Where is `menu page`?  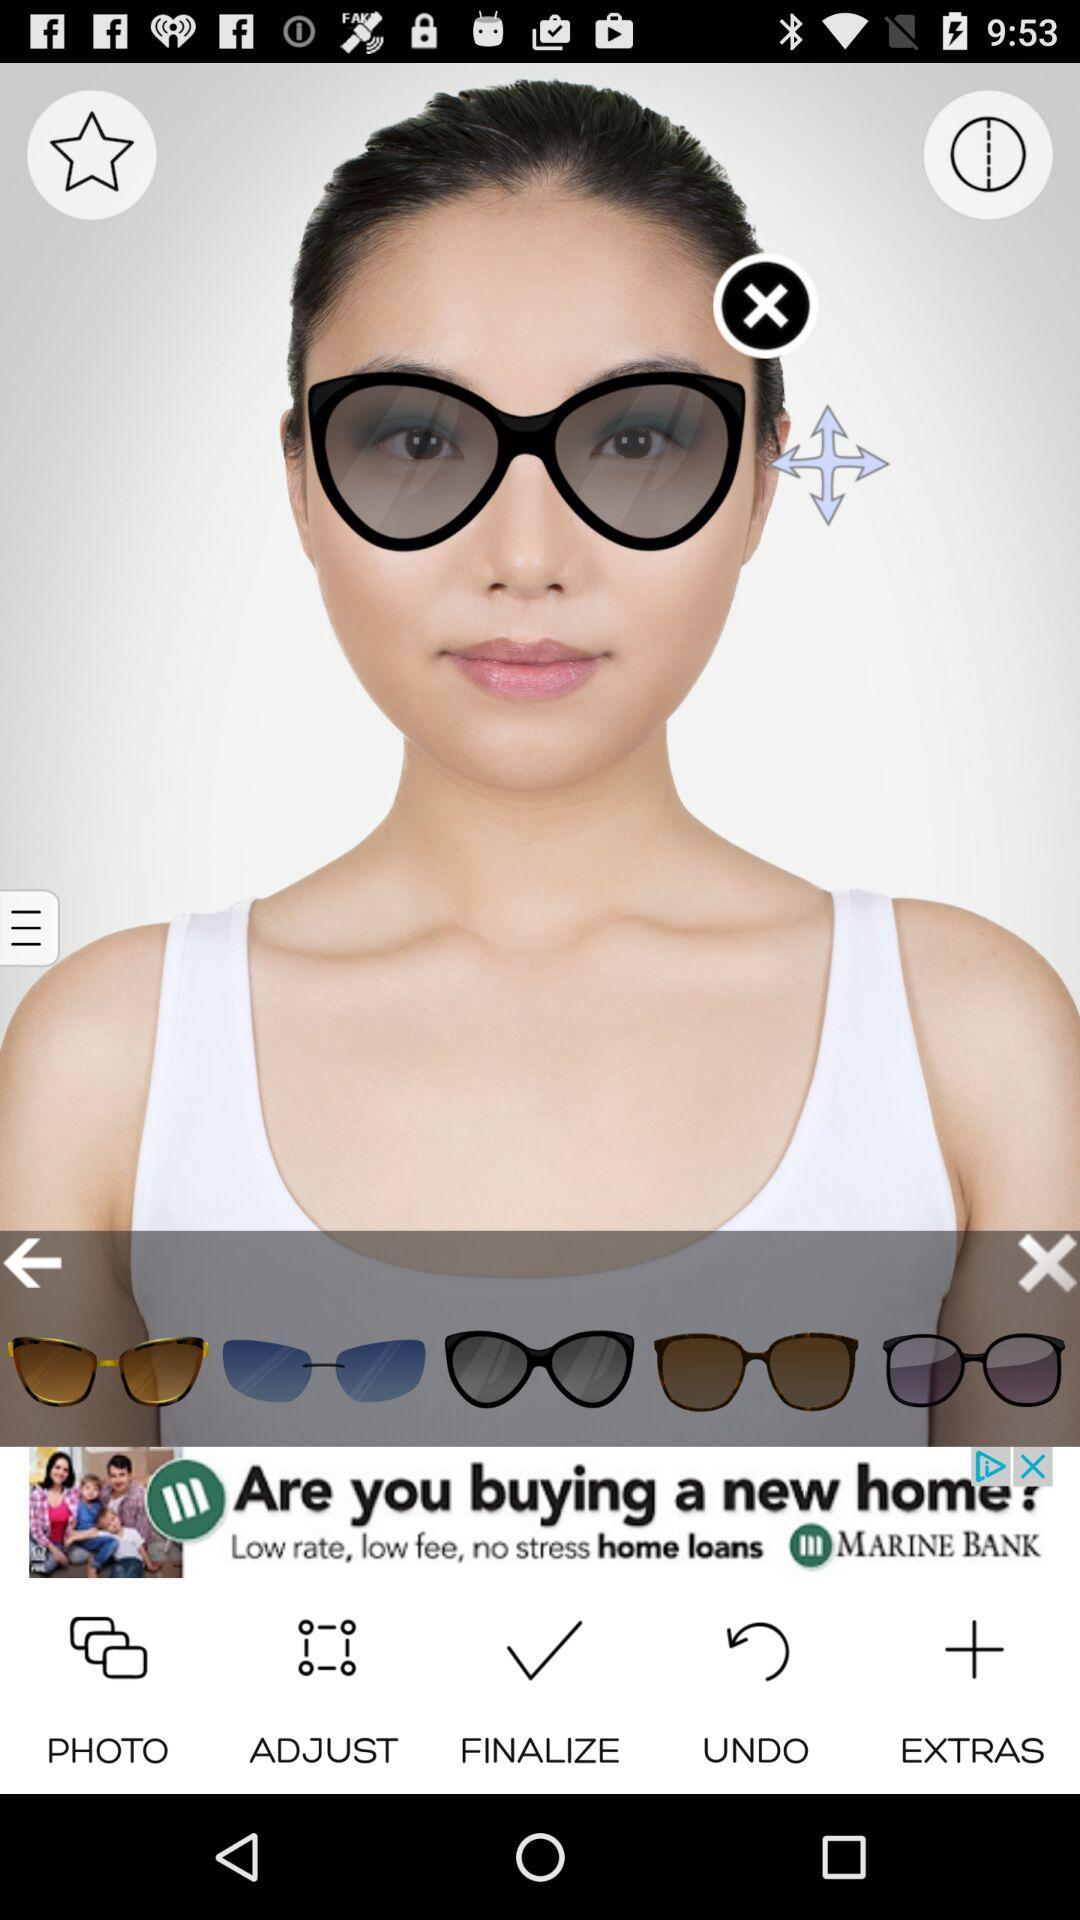
menu page is located at coordinates (987, 153).